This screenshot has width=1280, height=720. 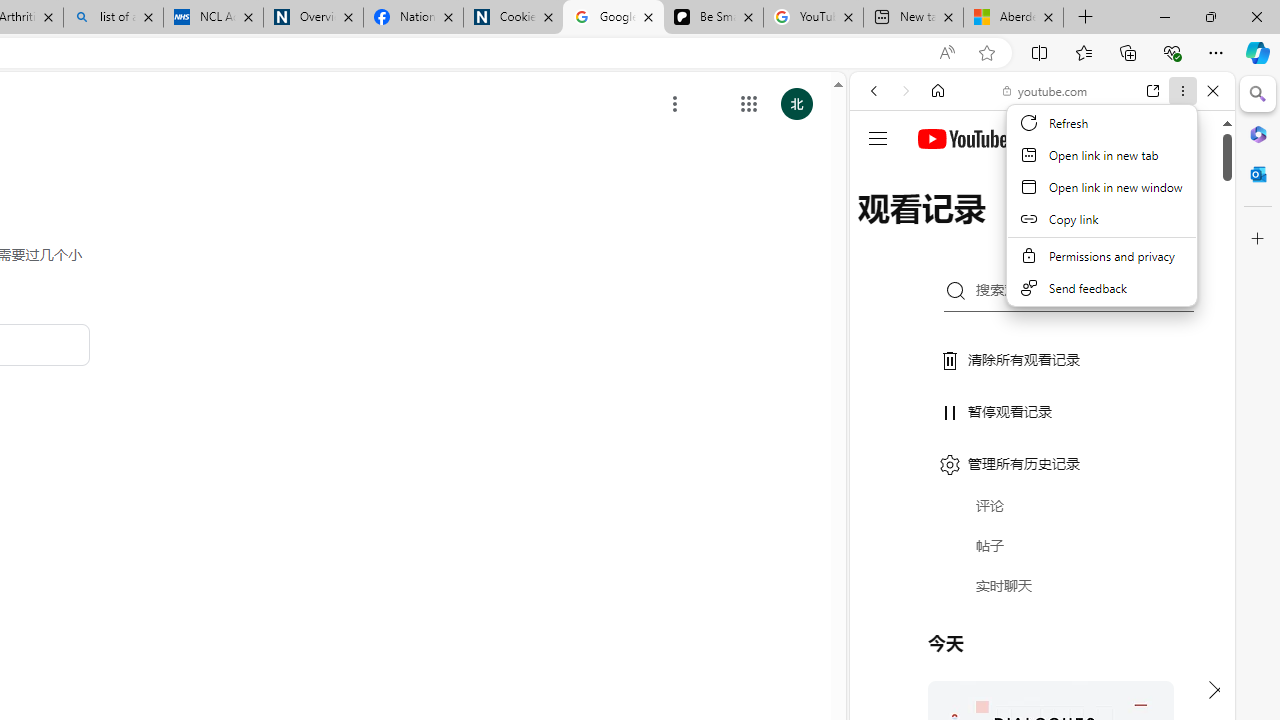 I want to click on 'SEARCH TOOLS', so click(x=1092, y=227).